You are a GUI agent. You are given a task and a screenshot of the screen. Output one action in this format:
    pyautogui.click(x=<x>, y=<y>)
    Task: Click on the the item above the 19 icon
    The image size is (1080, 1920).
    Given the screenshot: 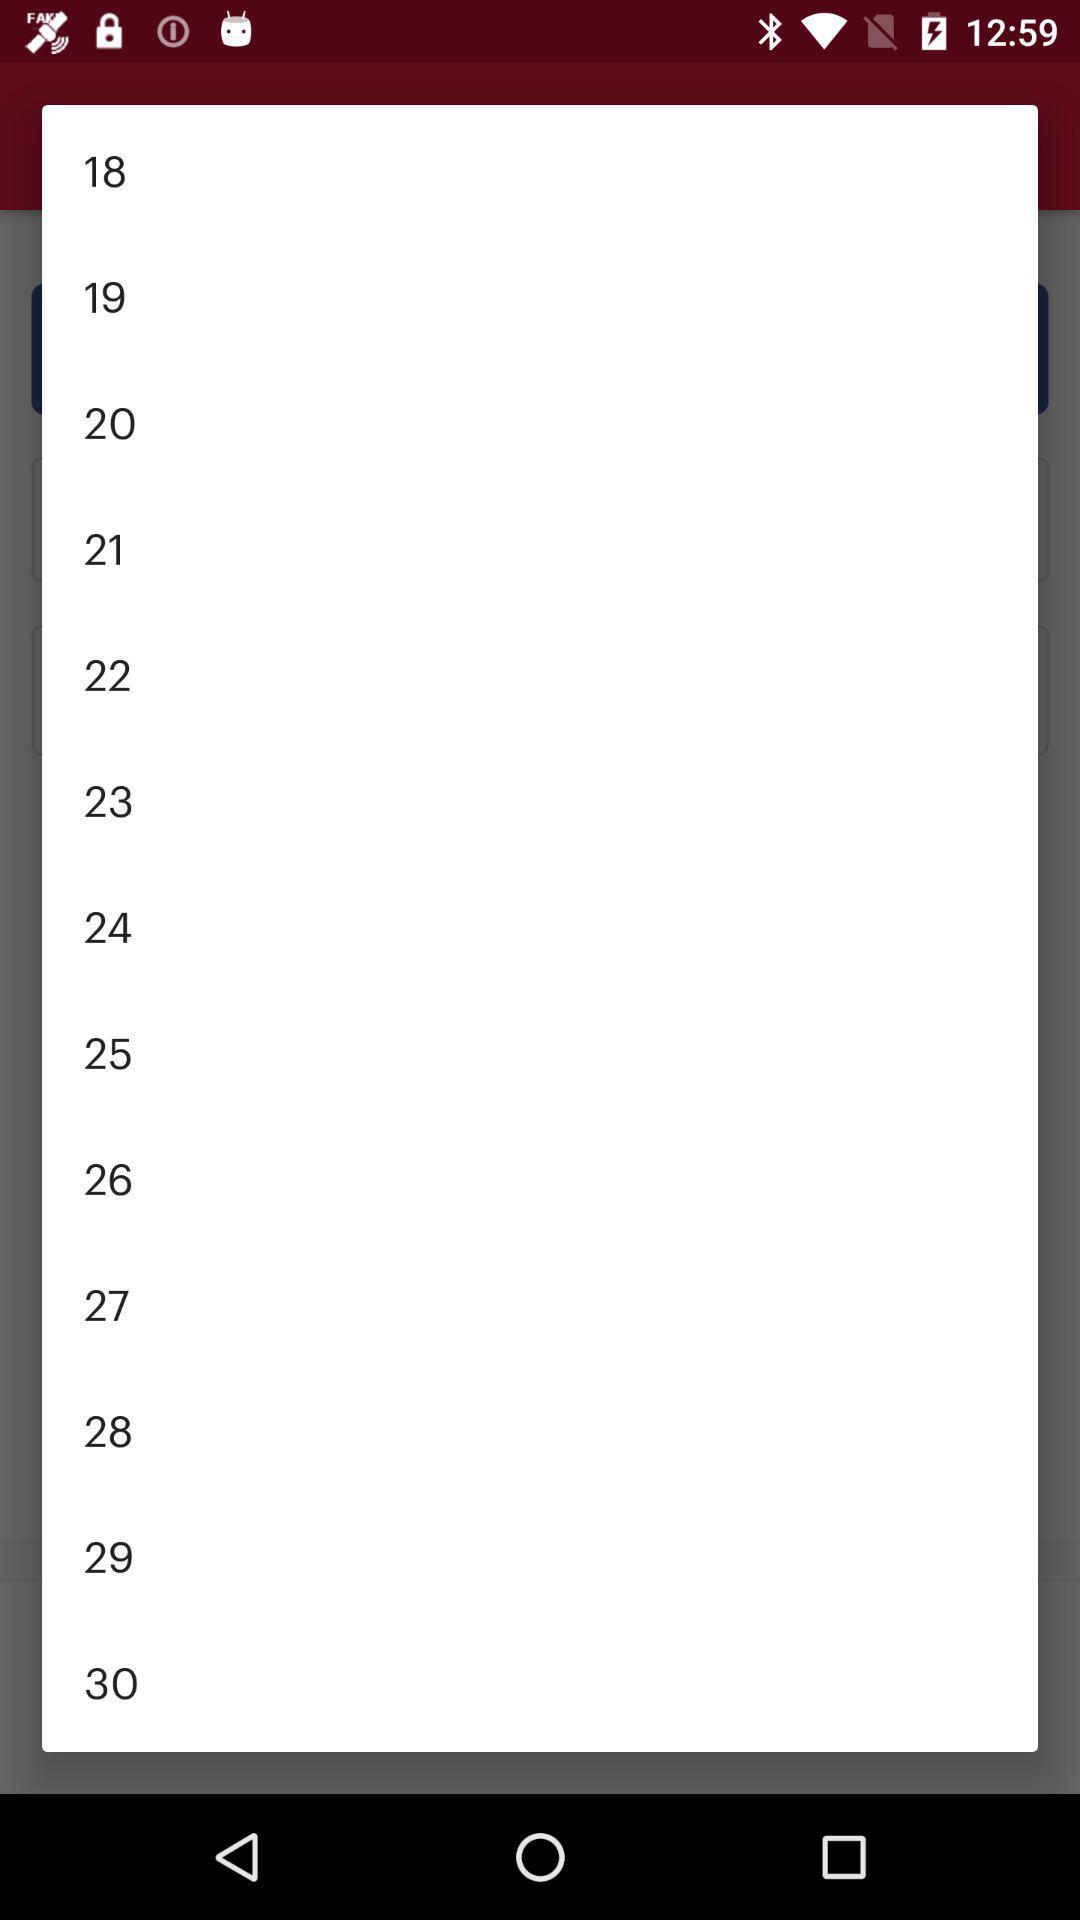 What is the action you would take?
    pyautogui.click(x=540, y=168)
    